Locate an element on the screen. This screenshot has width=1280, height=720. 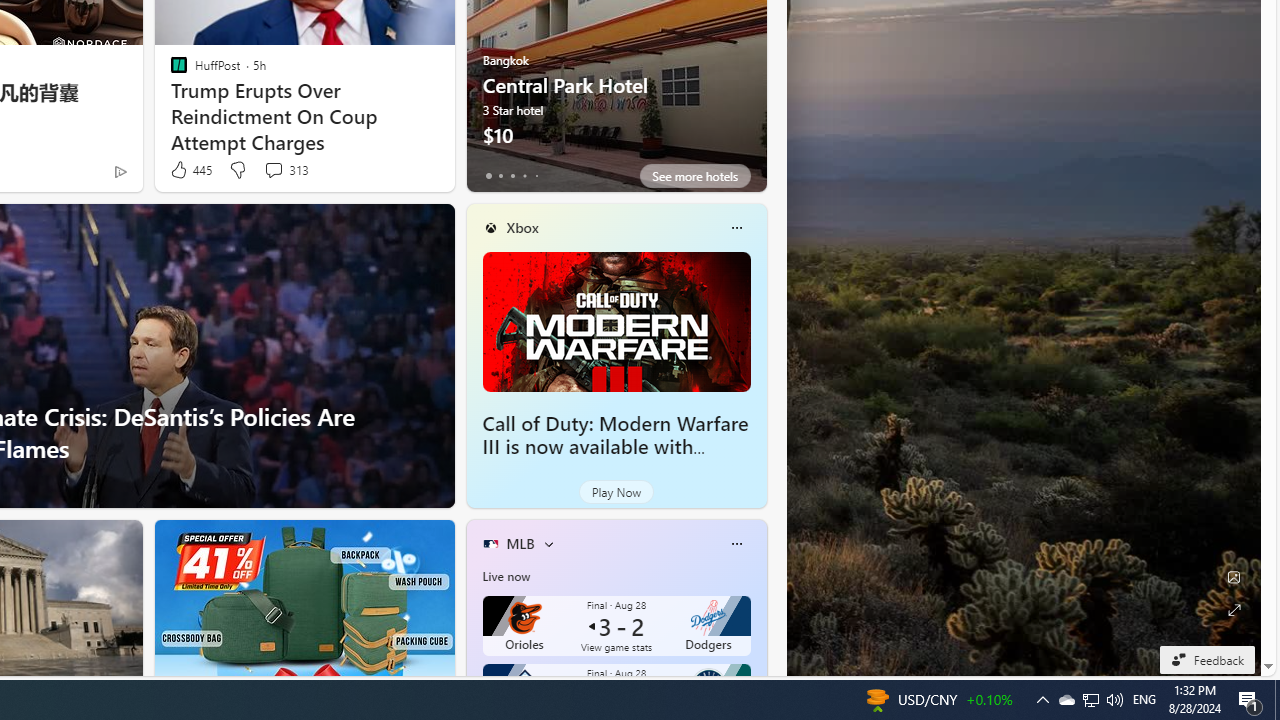
'More options' is located at coordinates (735, 543).